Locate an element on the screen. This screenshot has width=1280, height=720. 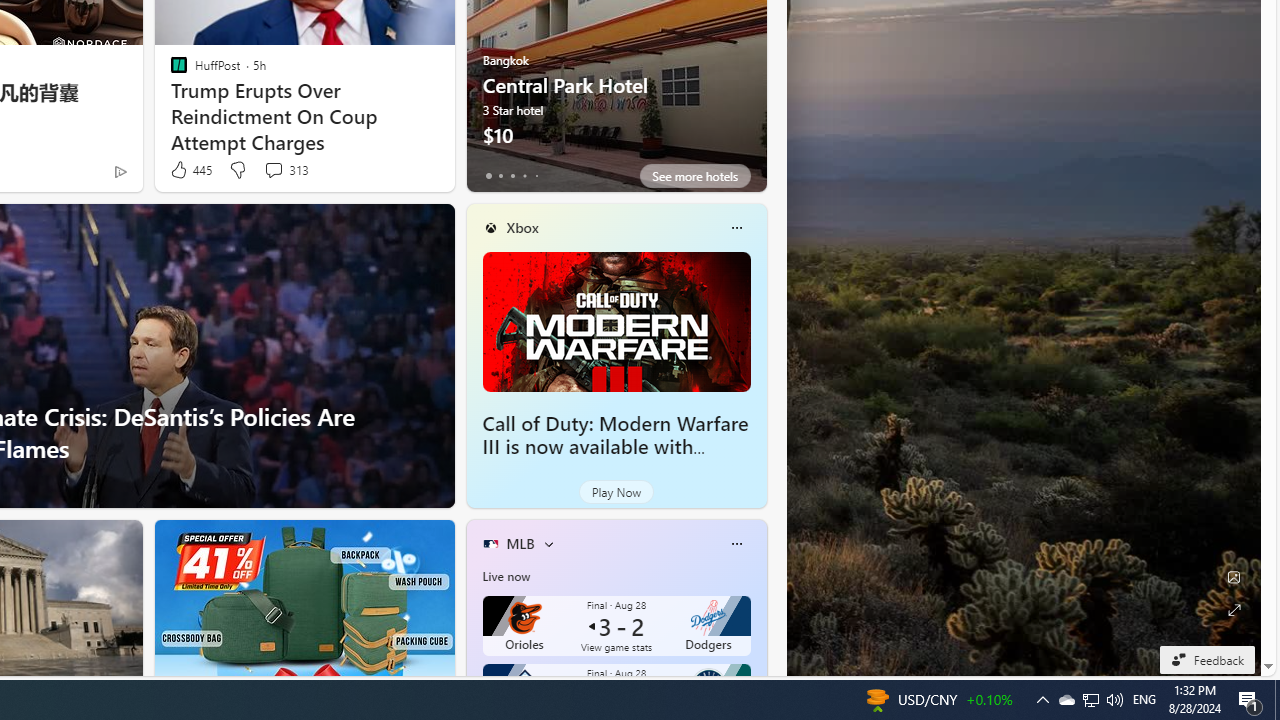
'More options' is located at coordinates (735, 543).